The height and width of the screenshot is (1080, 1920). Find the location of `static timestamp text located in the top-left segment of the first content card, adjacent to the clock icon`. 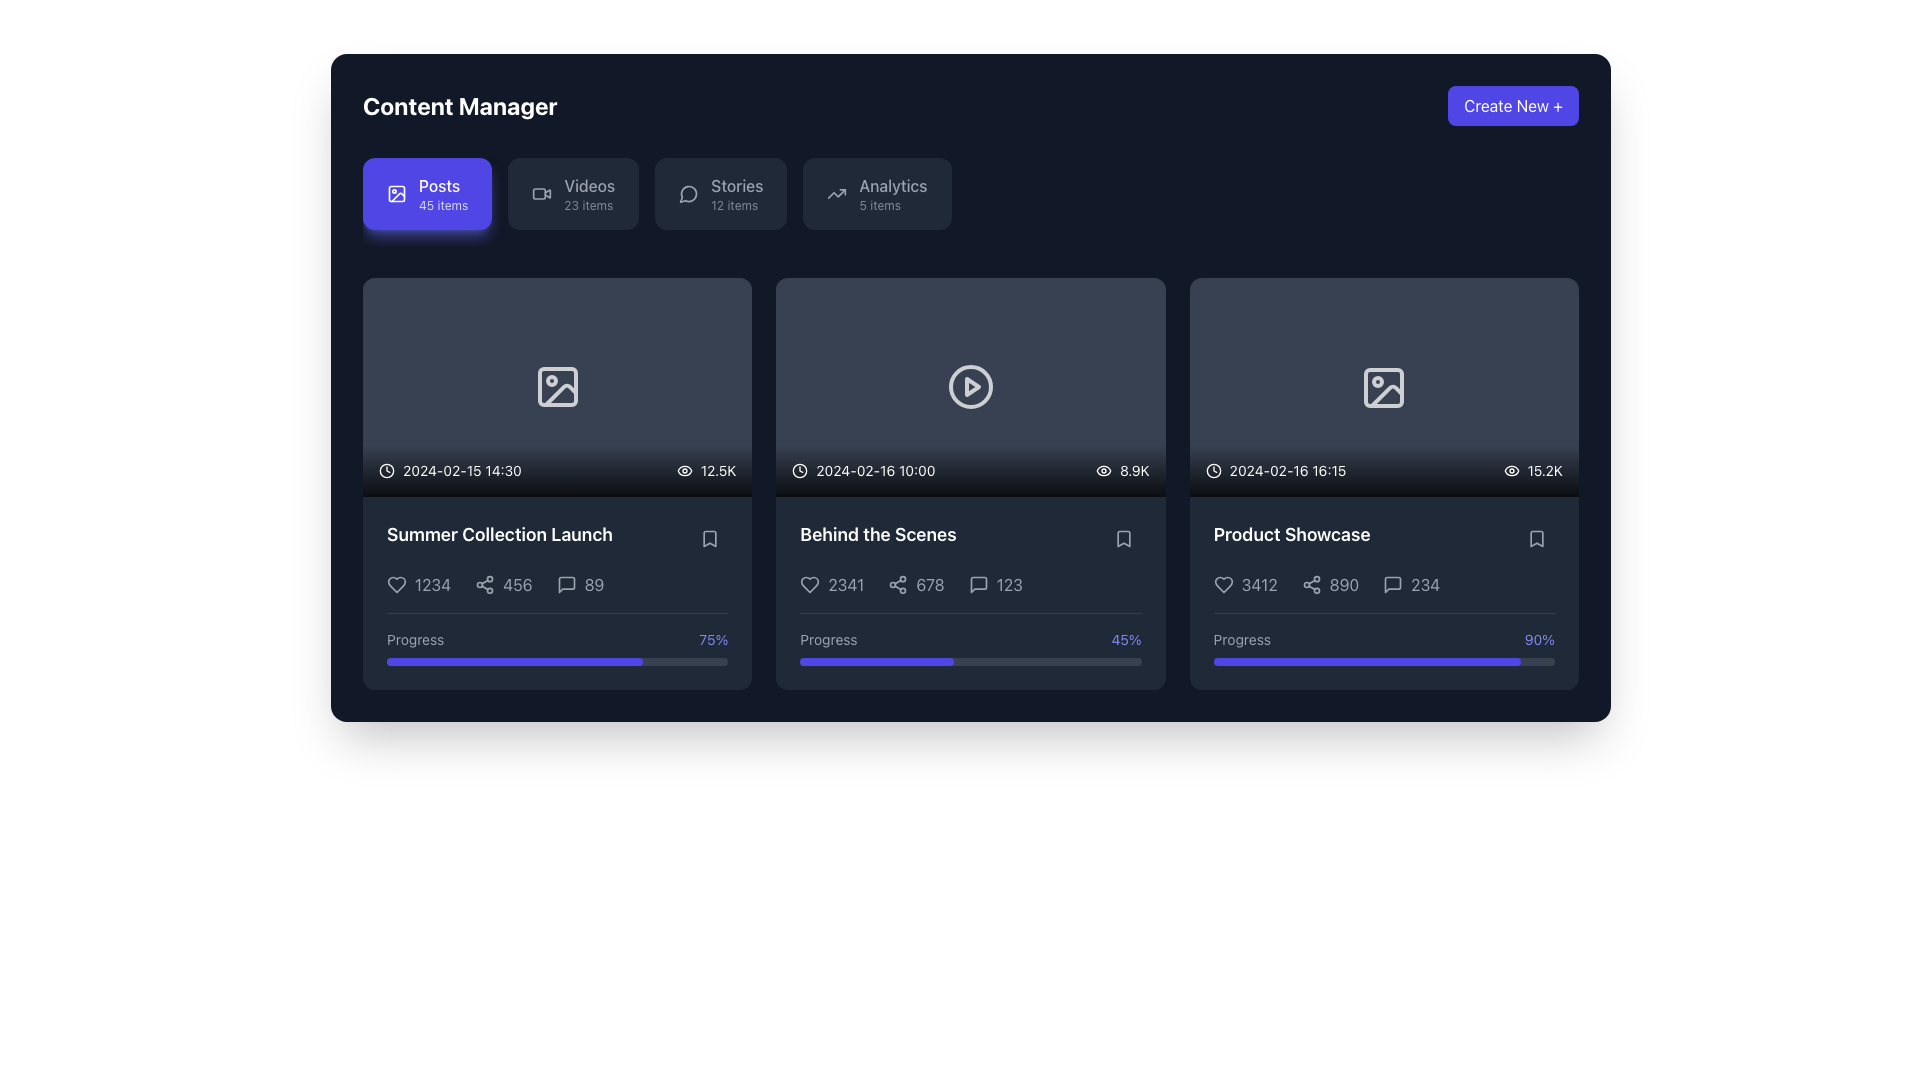

static timestamp text located in the top-left segment of the first content card, adjacent to the clock icon is located at coordinates (449, 470).